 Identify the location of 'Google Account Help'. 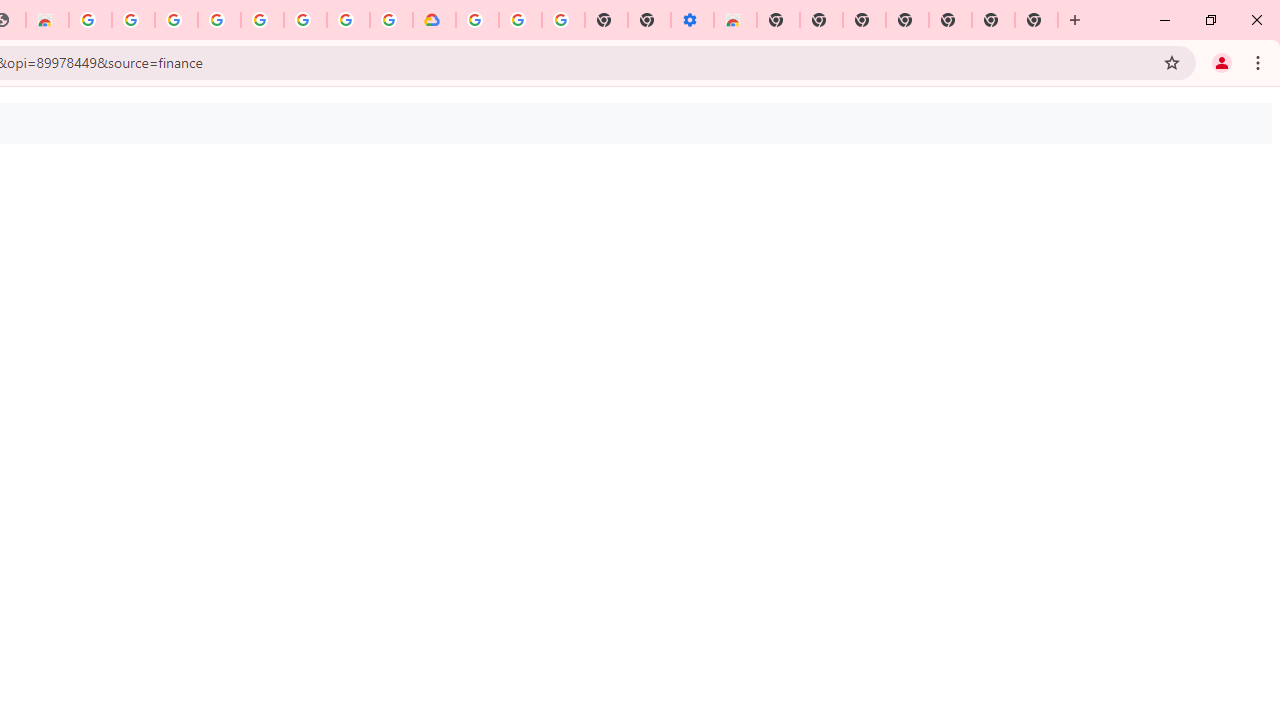
(261, 20).